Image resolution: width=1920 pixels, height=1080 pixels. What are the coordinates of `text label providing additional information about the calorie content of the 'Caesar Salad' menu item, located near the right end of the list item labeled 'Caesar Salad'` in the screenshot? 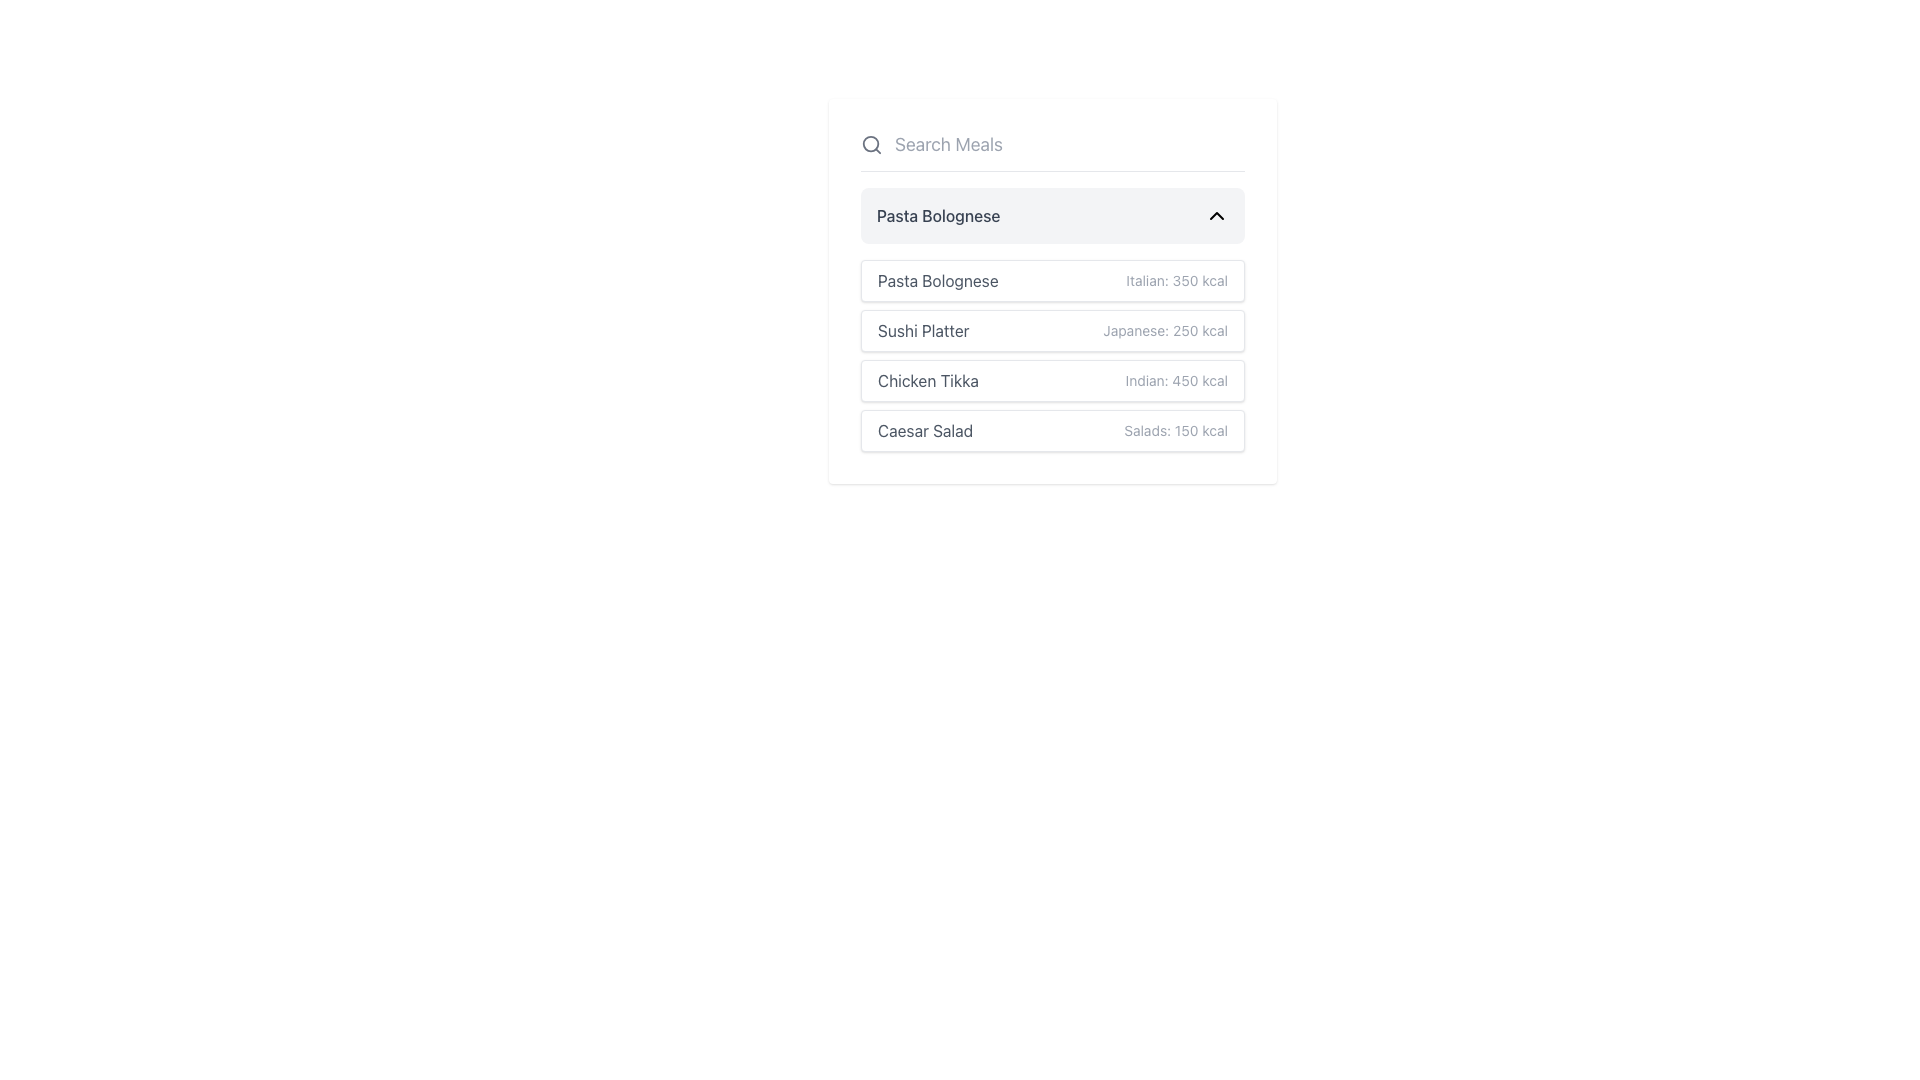 It's located at (1176, 430).